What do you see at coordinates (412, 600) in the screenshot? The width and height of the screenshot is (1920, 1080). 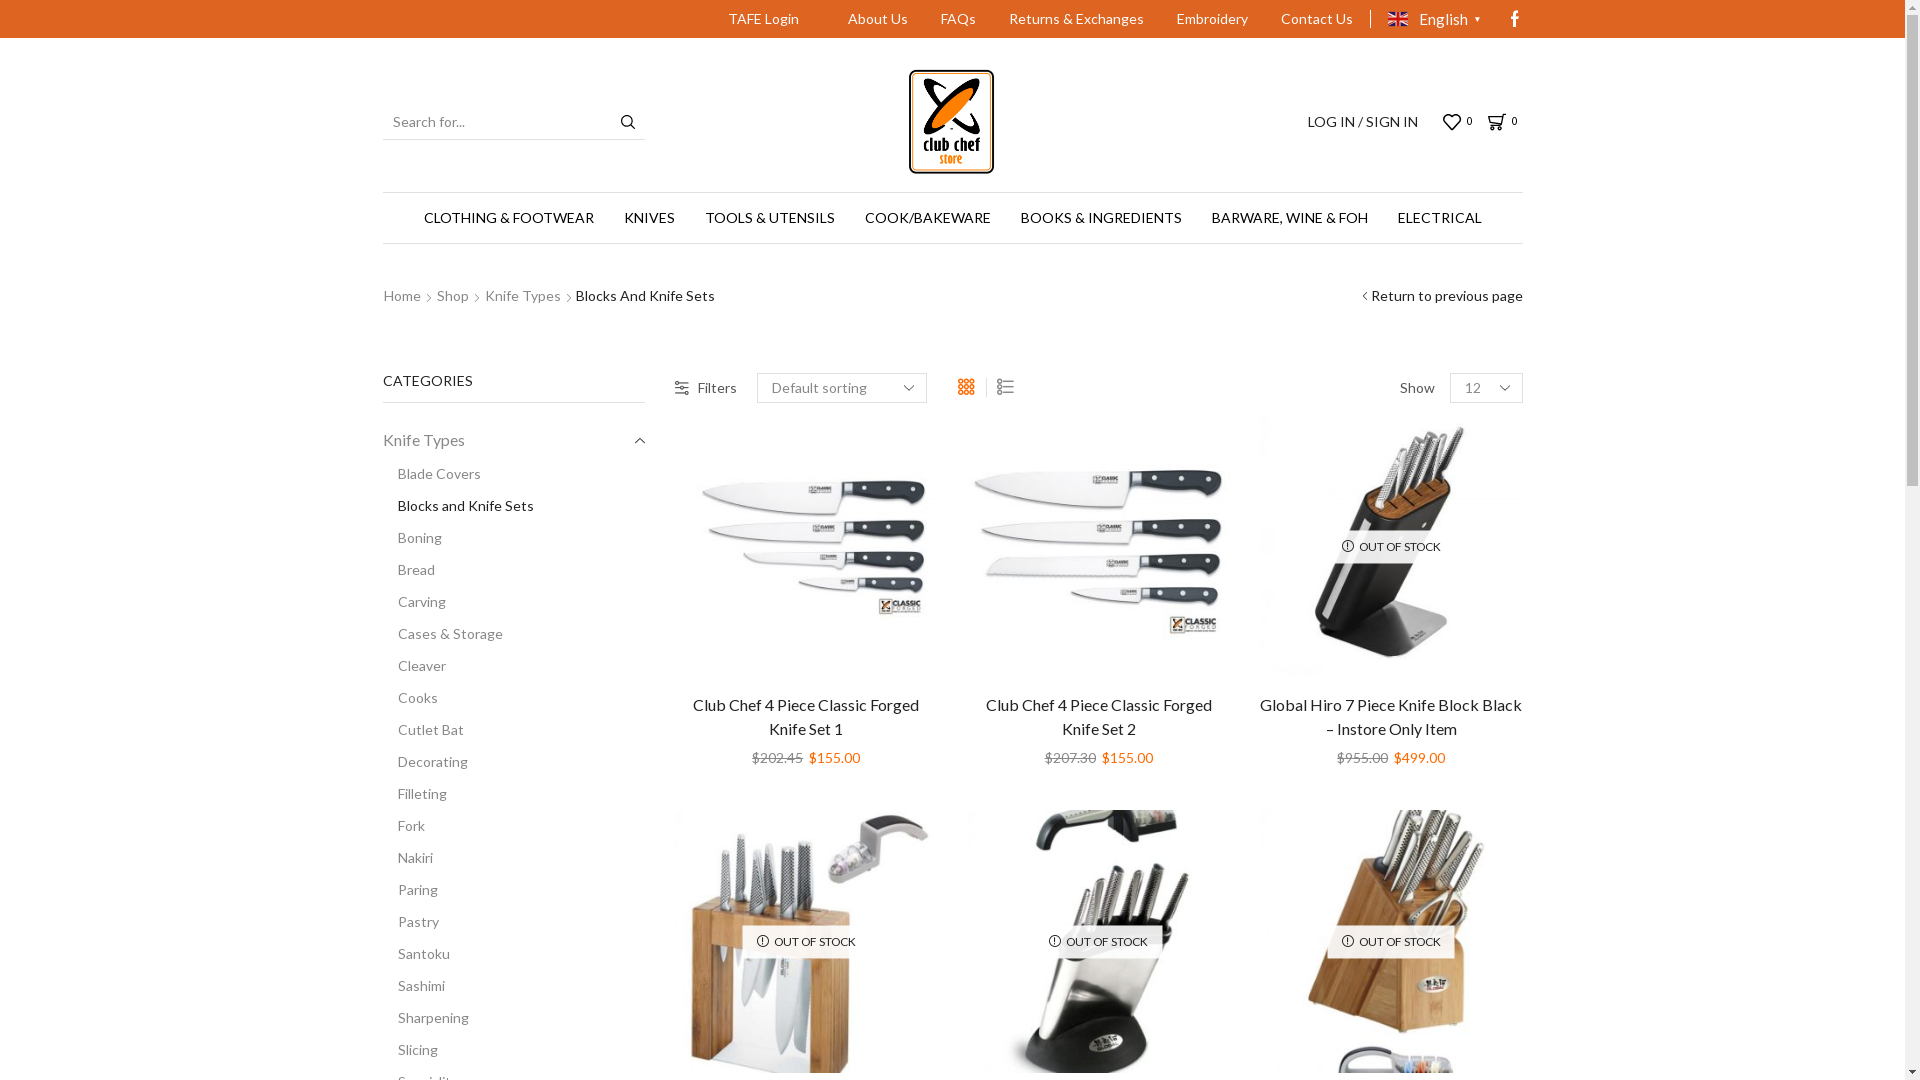 I see `'Carving'` at bounding box center [412, 600].